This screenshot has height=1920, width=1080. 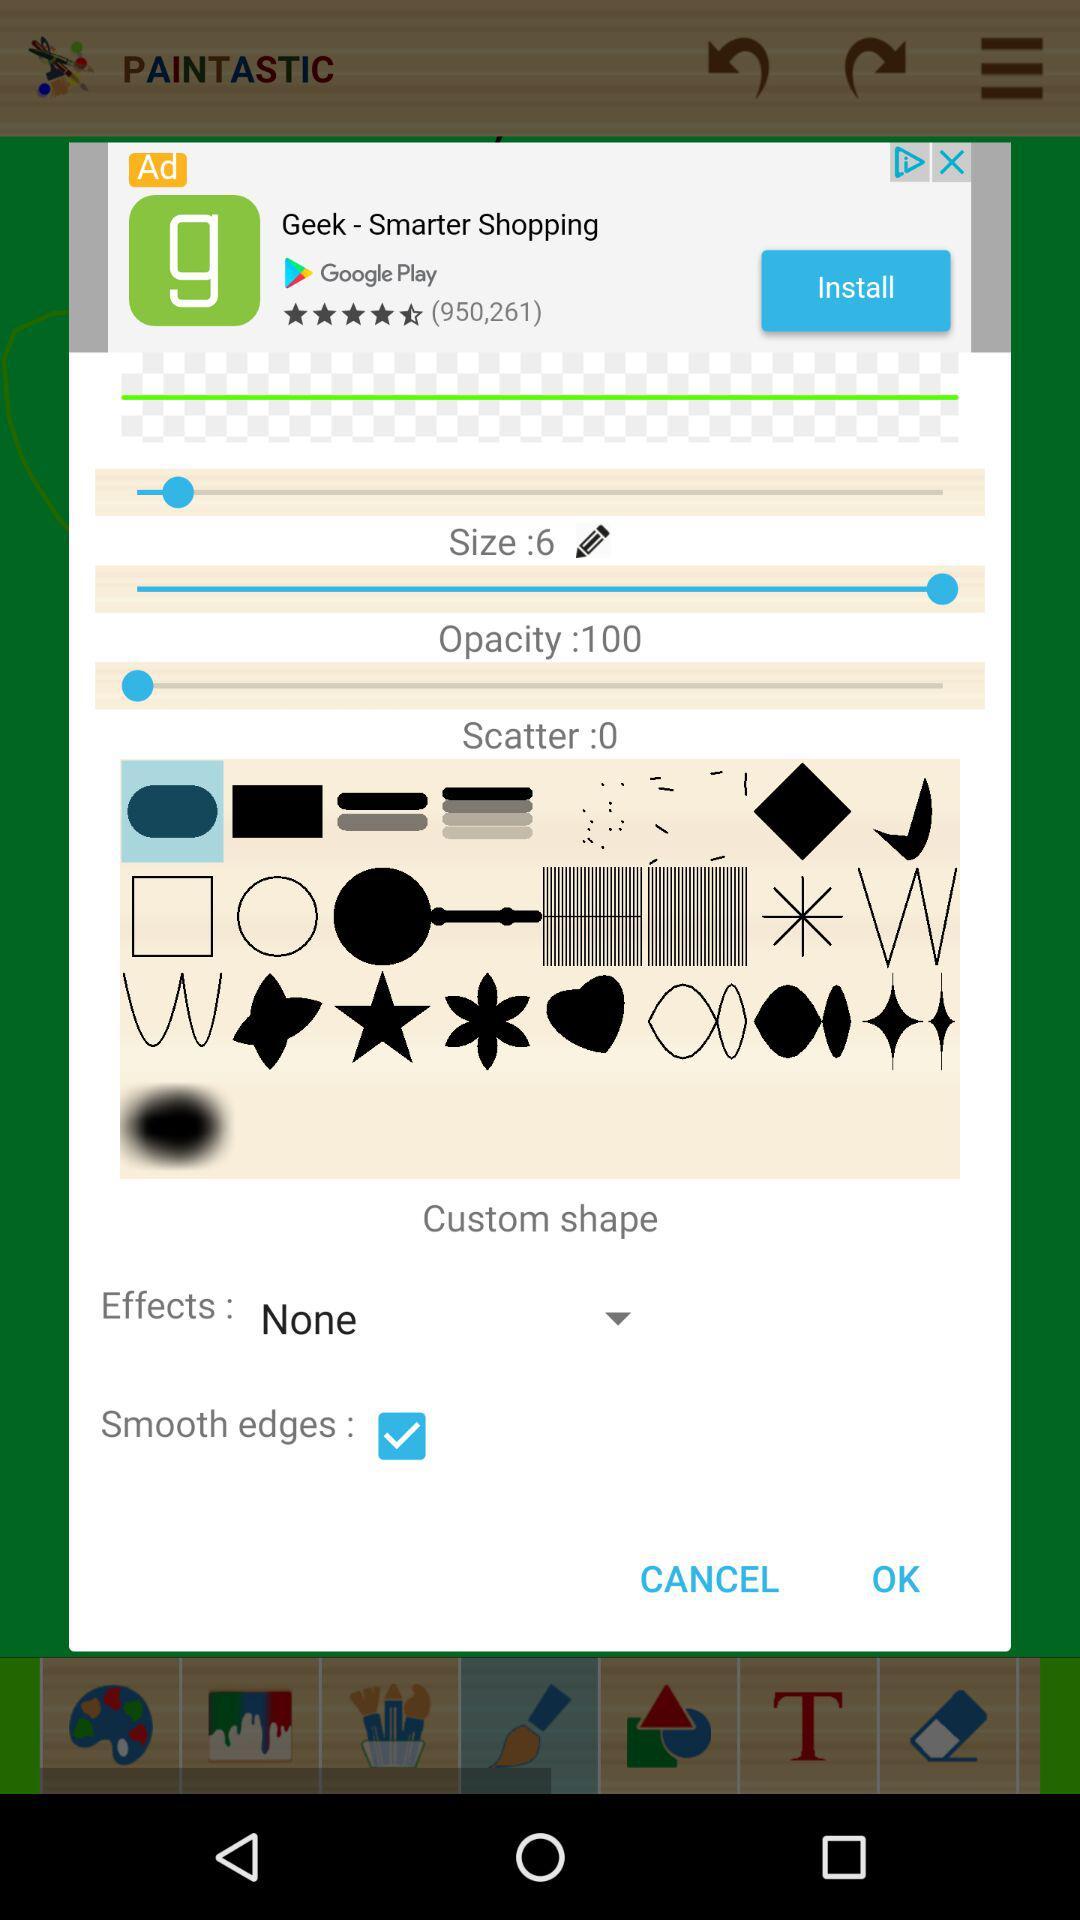 I want to click on smoothe edge, so click(x=401, y=1435).